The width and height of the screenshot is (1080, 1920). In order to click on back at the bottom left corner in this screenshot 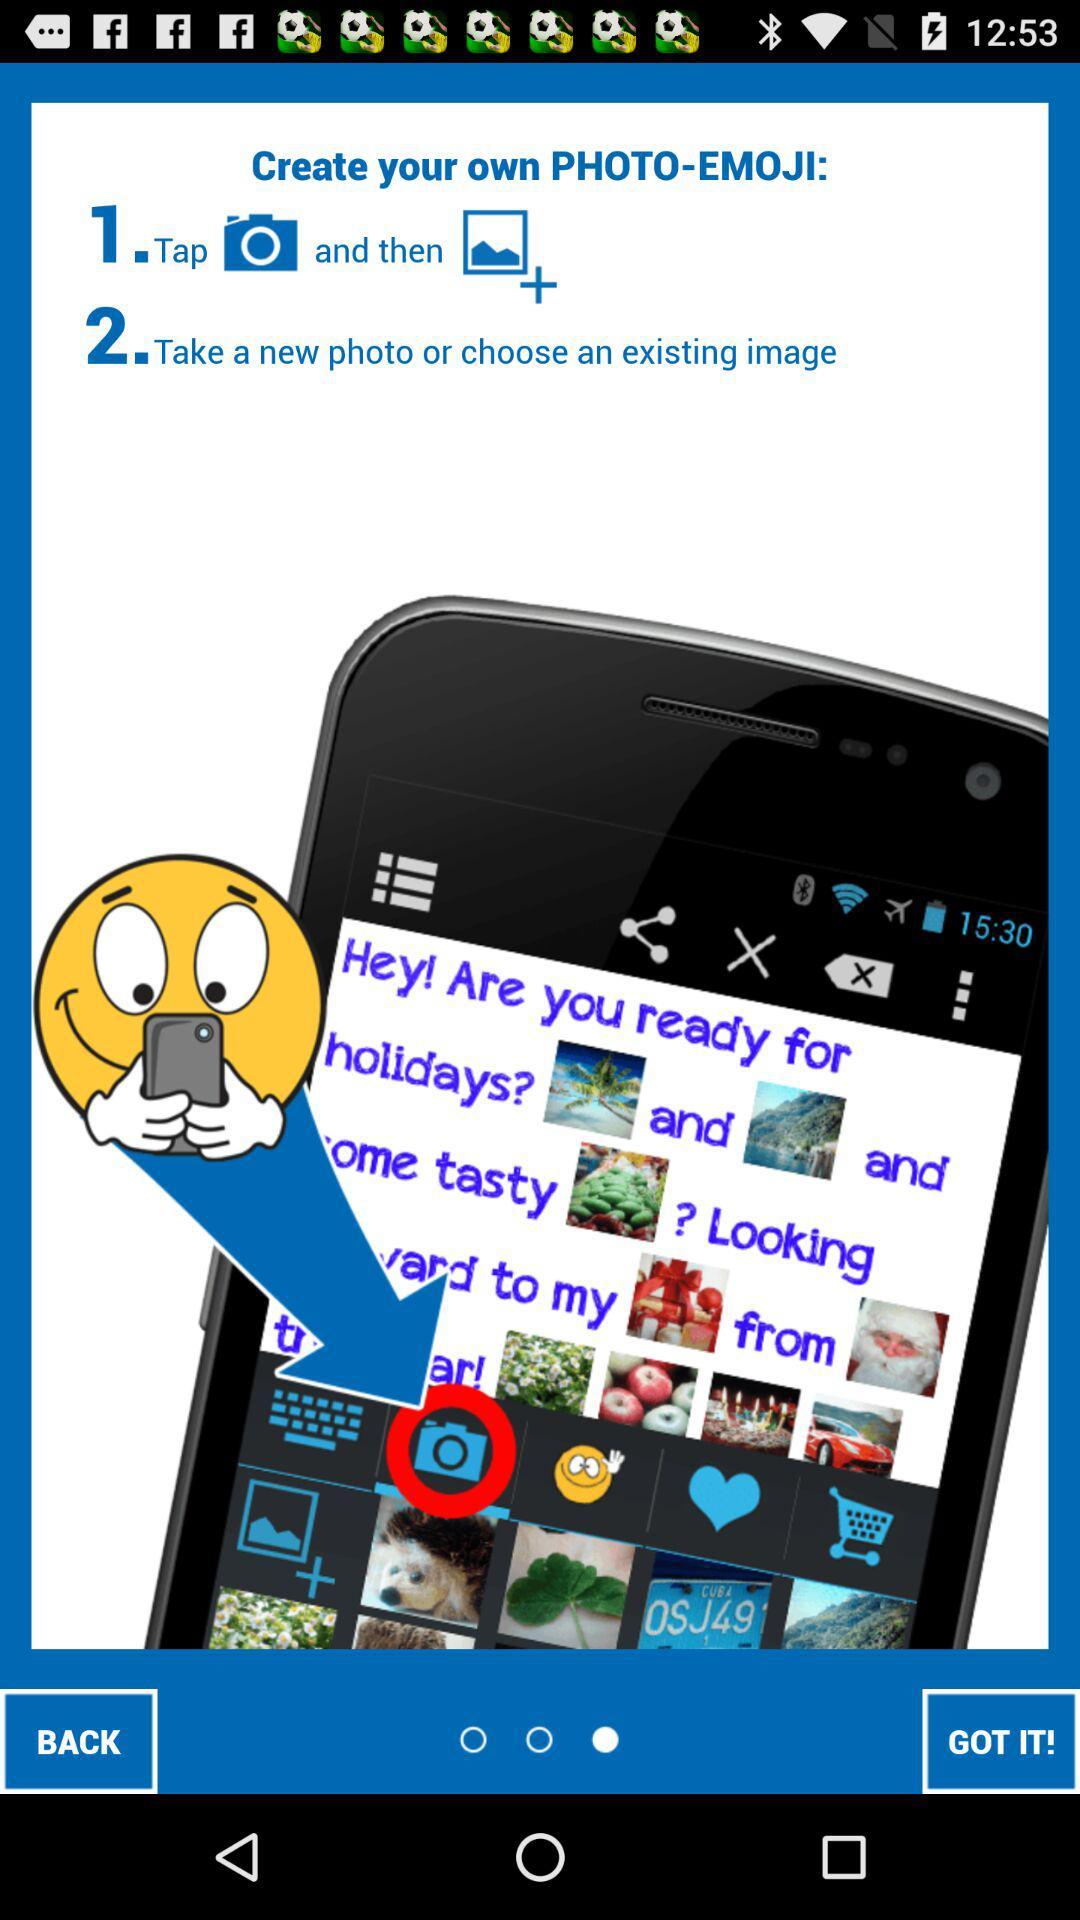, I will do `click(77, 1740)`.